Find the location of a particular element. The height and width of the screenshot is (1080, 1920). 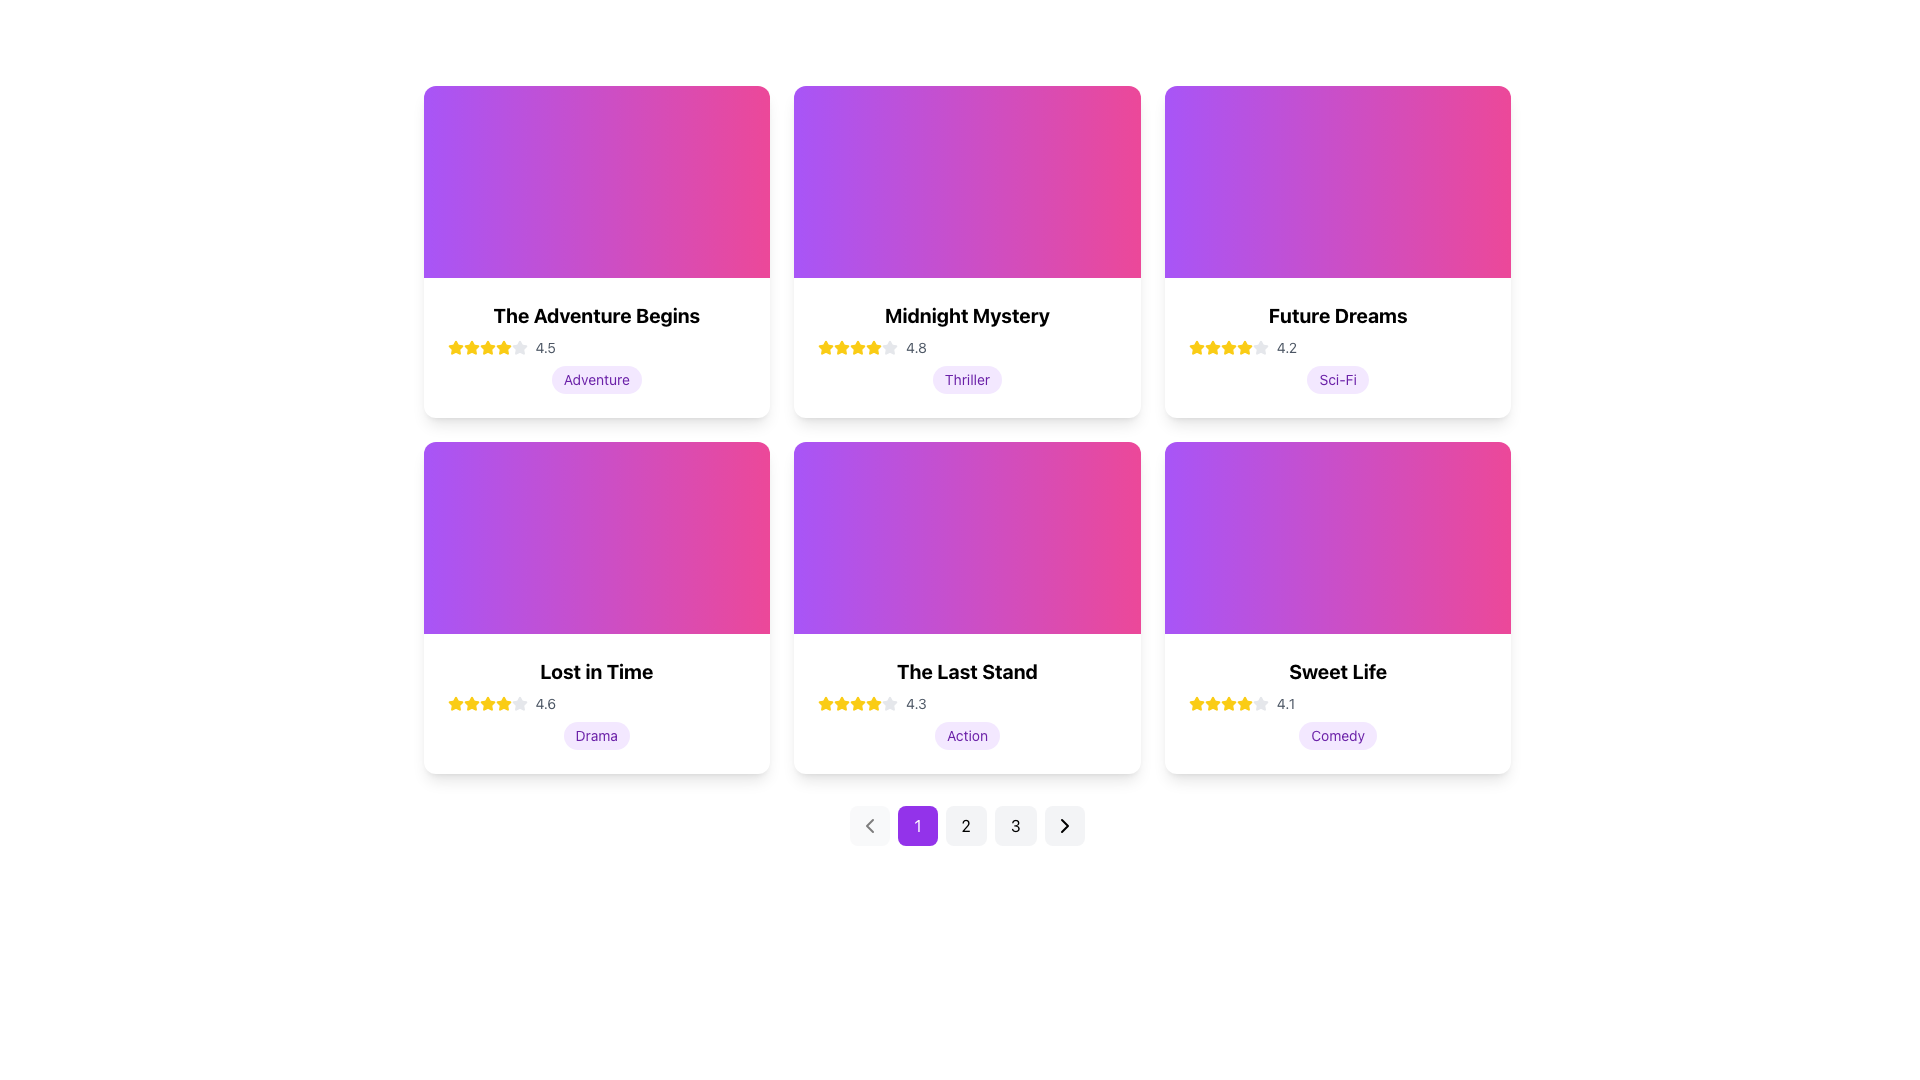

the second star-shaped rating indicator for the 'Lost in Time' item, which visually represents one of the ratings given by users is located at coordinates (470, 702).